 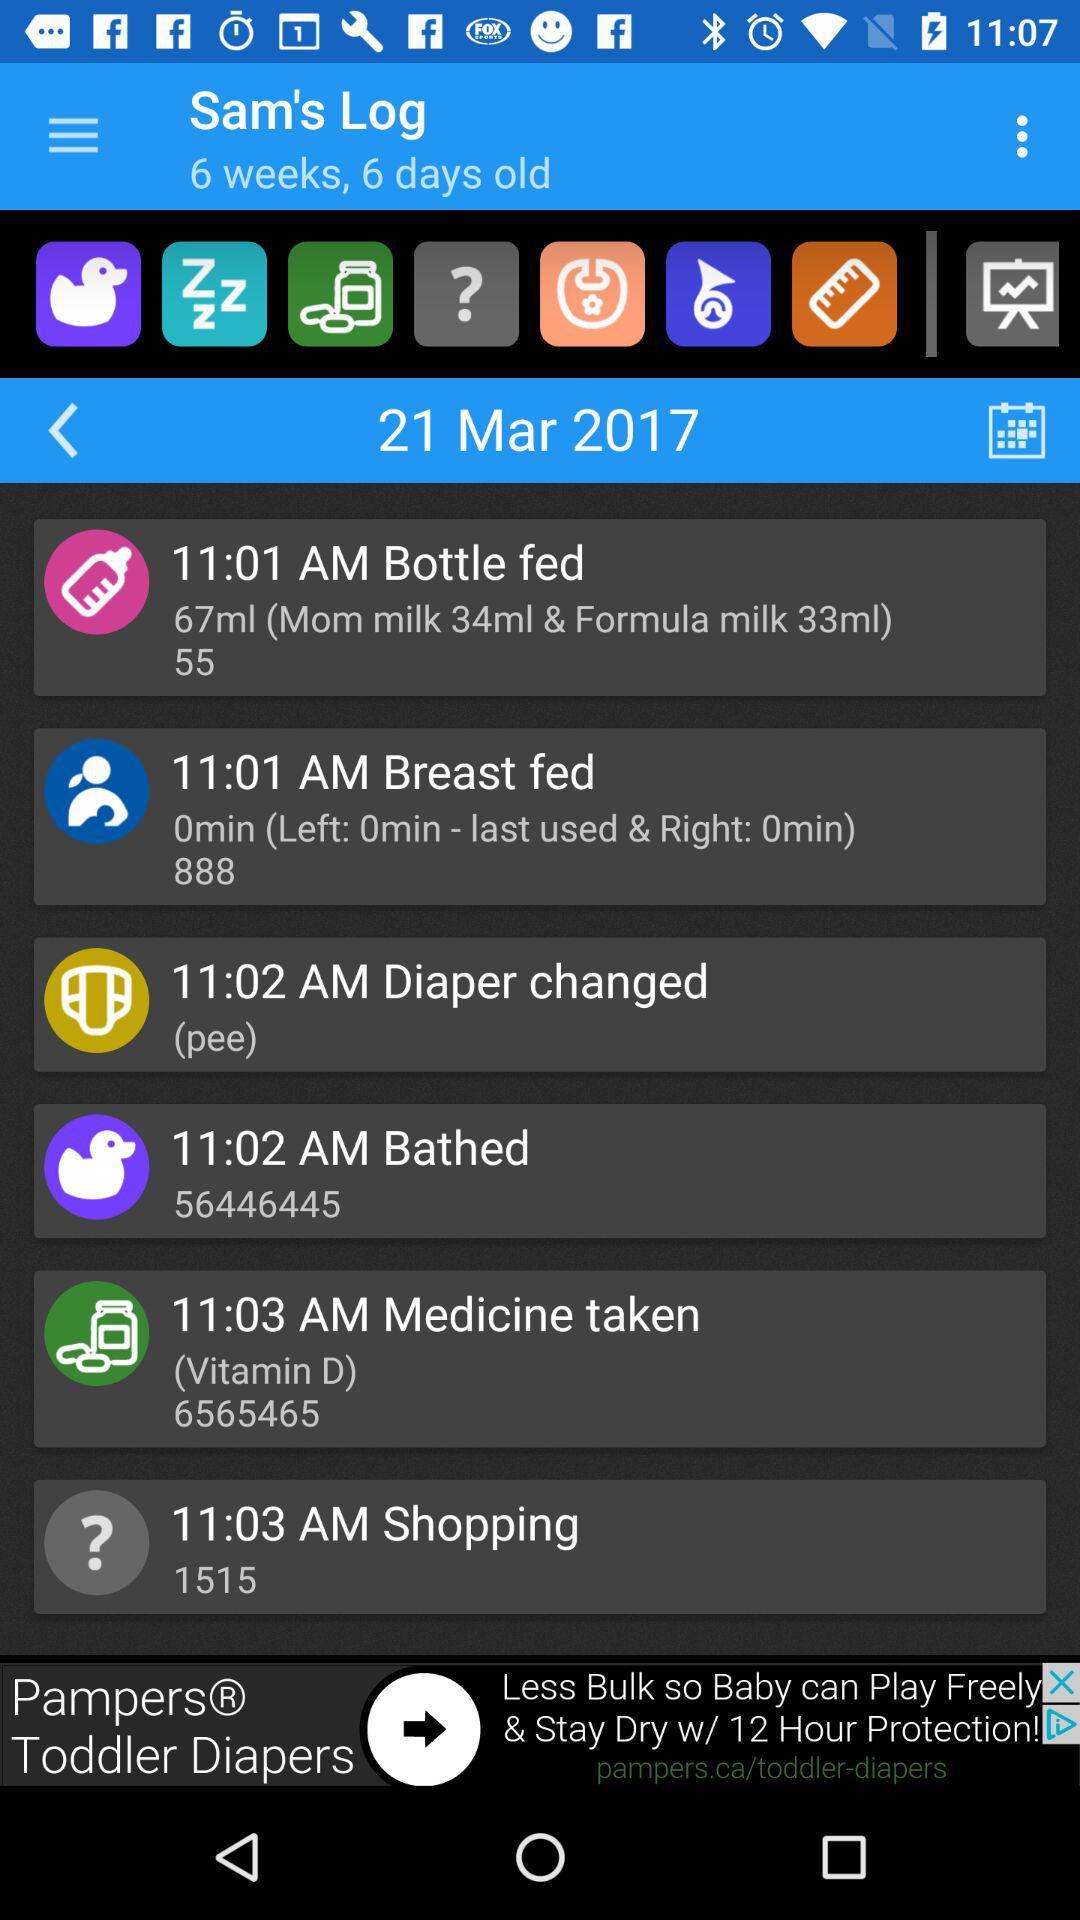 I want to click on the sliders icon, so click(x=214, y=292).